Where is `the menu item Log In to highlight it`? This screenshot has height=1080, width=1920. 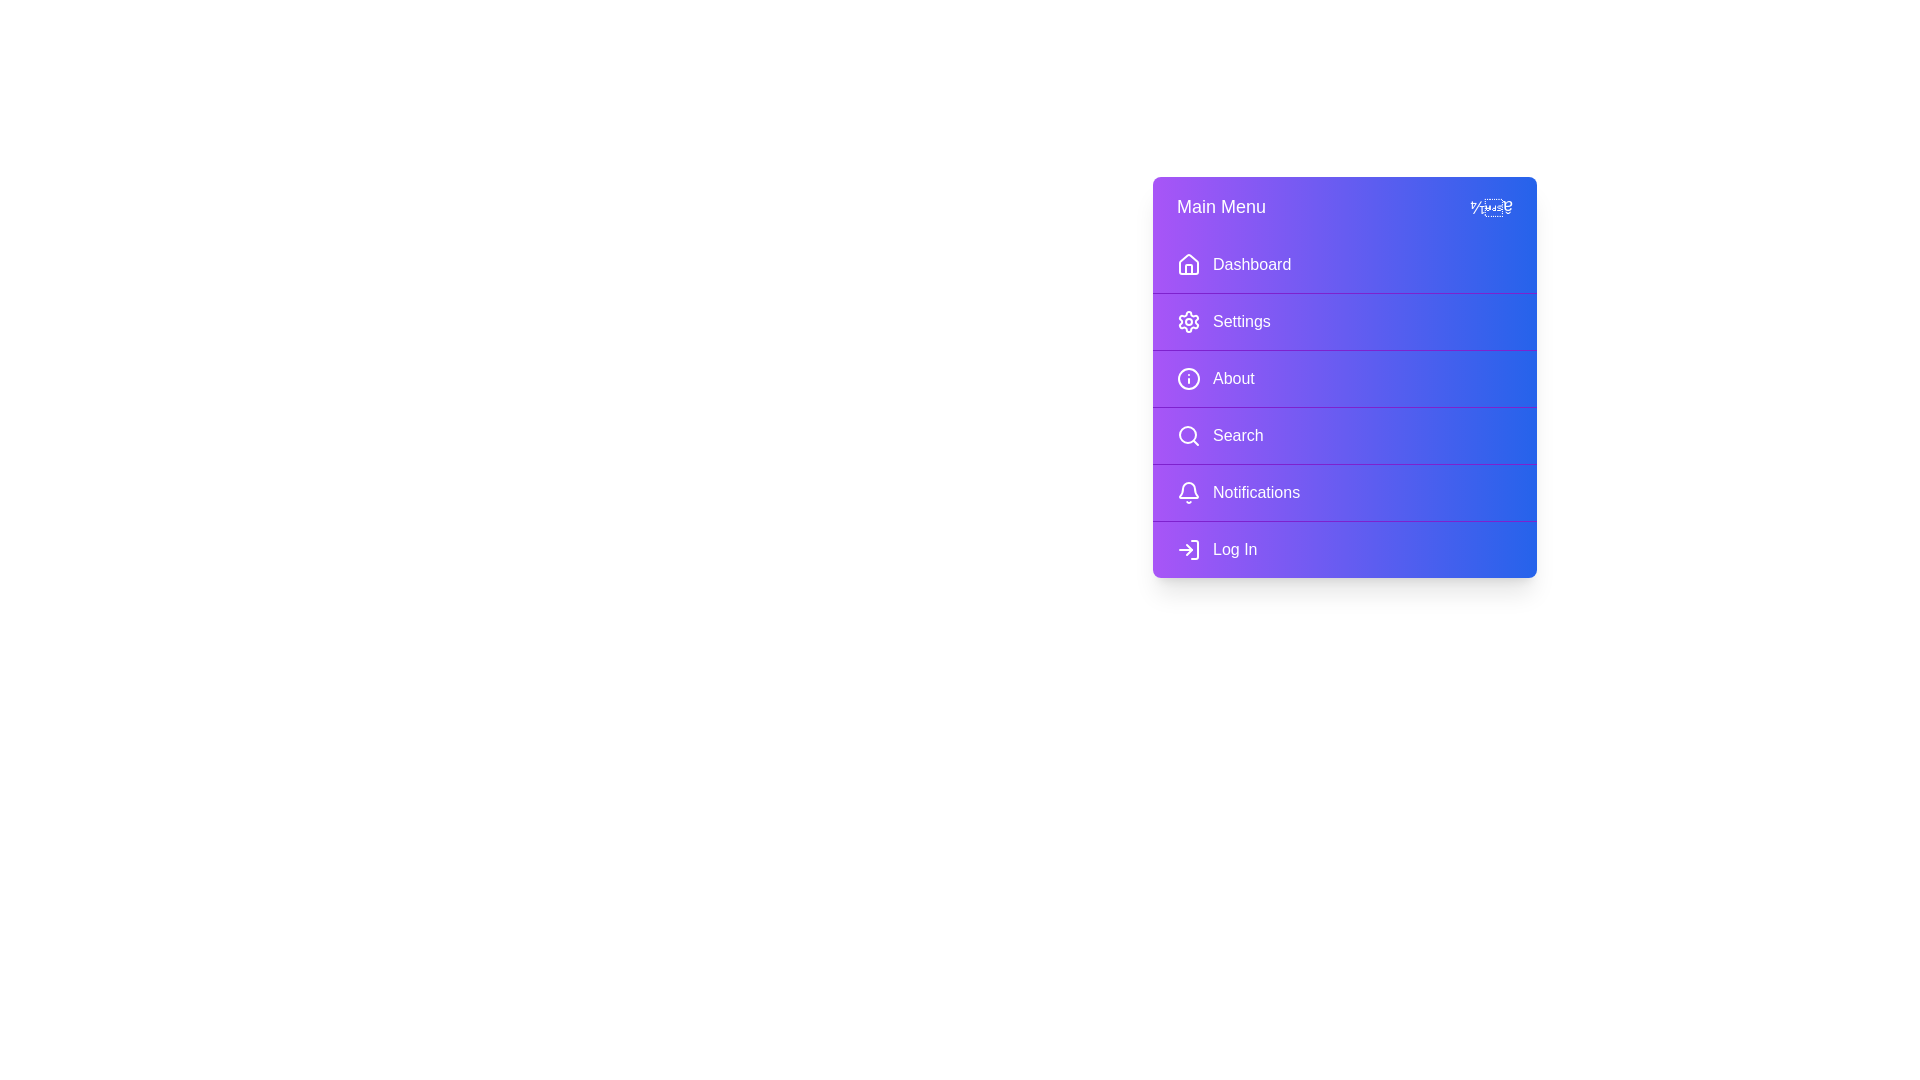 the menu item Log In to highlight it is located at coordinates (1344, 549).